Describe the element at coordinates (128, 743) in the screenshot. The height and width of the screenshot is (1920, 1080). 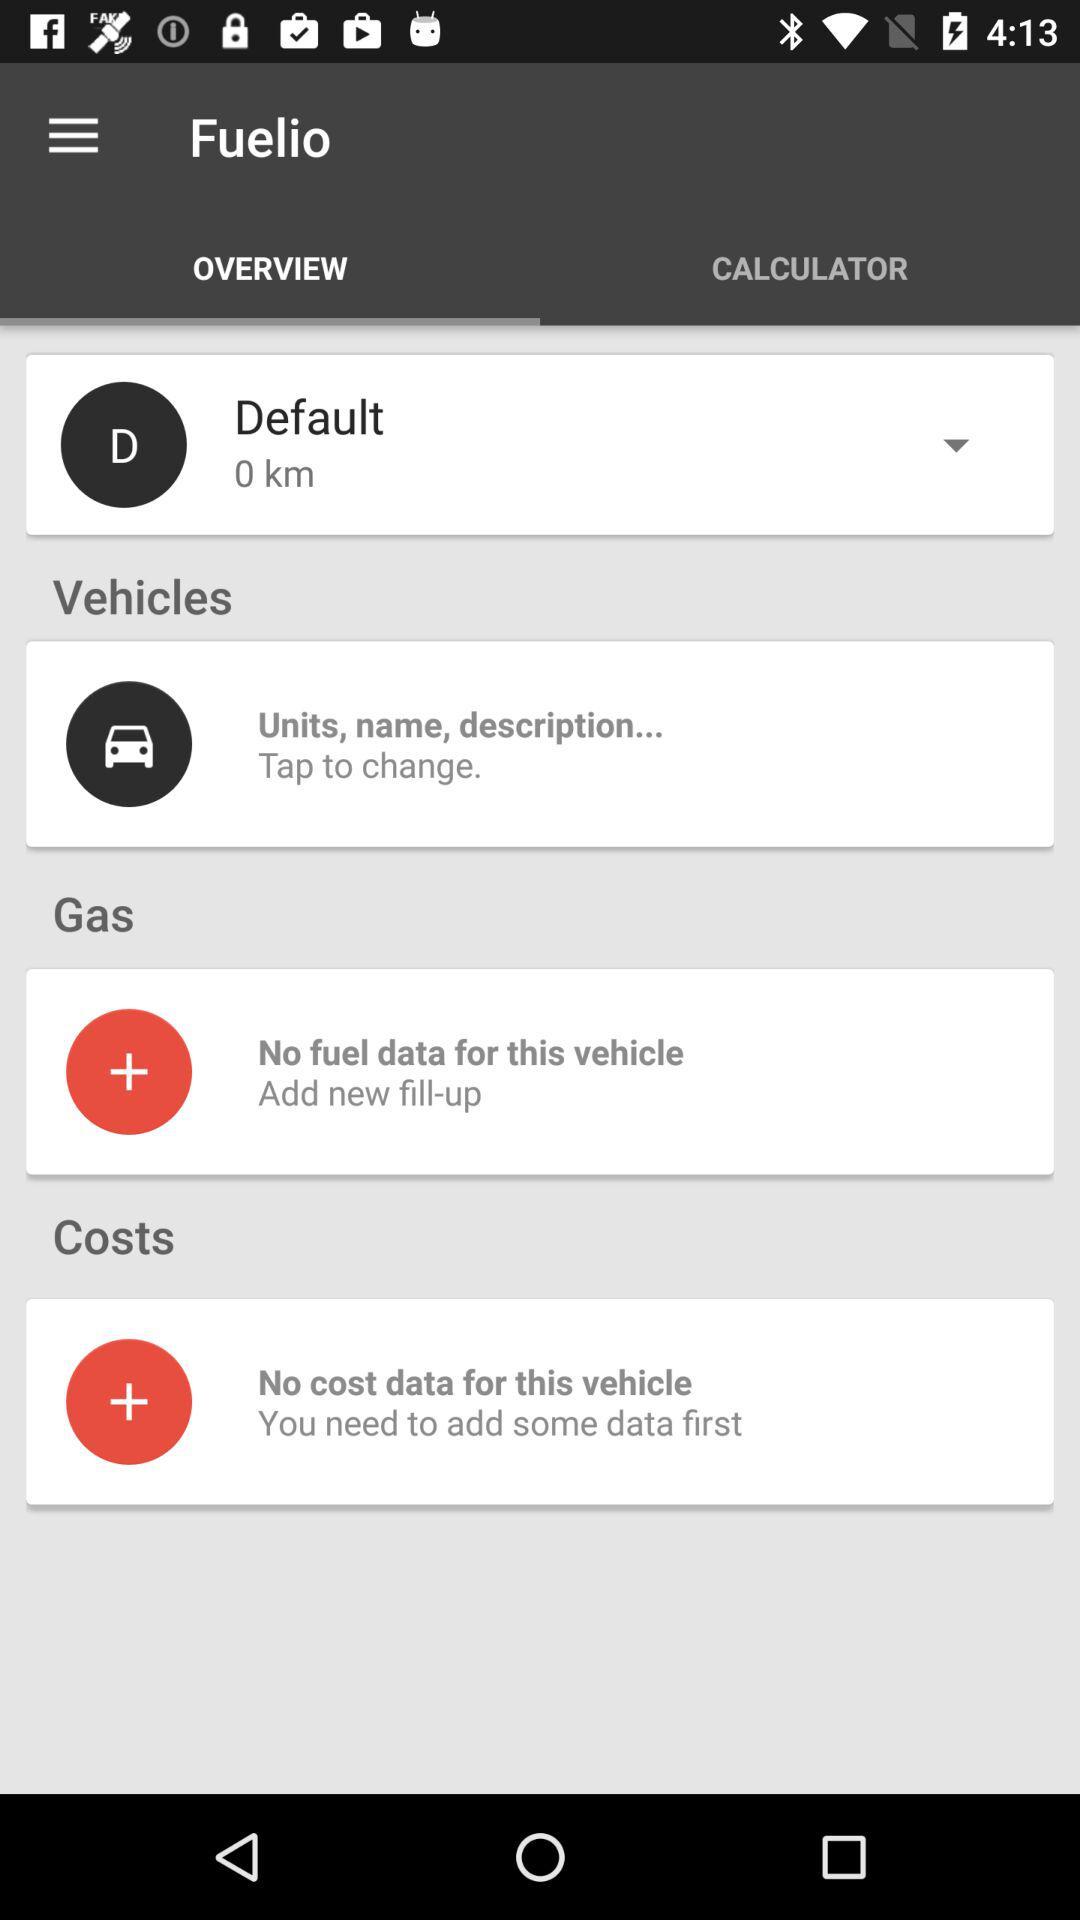
I see `user details` at that location.